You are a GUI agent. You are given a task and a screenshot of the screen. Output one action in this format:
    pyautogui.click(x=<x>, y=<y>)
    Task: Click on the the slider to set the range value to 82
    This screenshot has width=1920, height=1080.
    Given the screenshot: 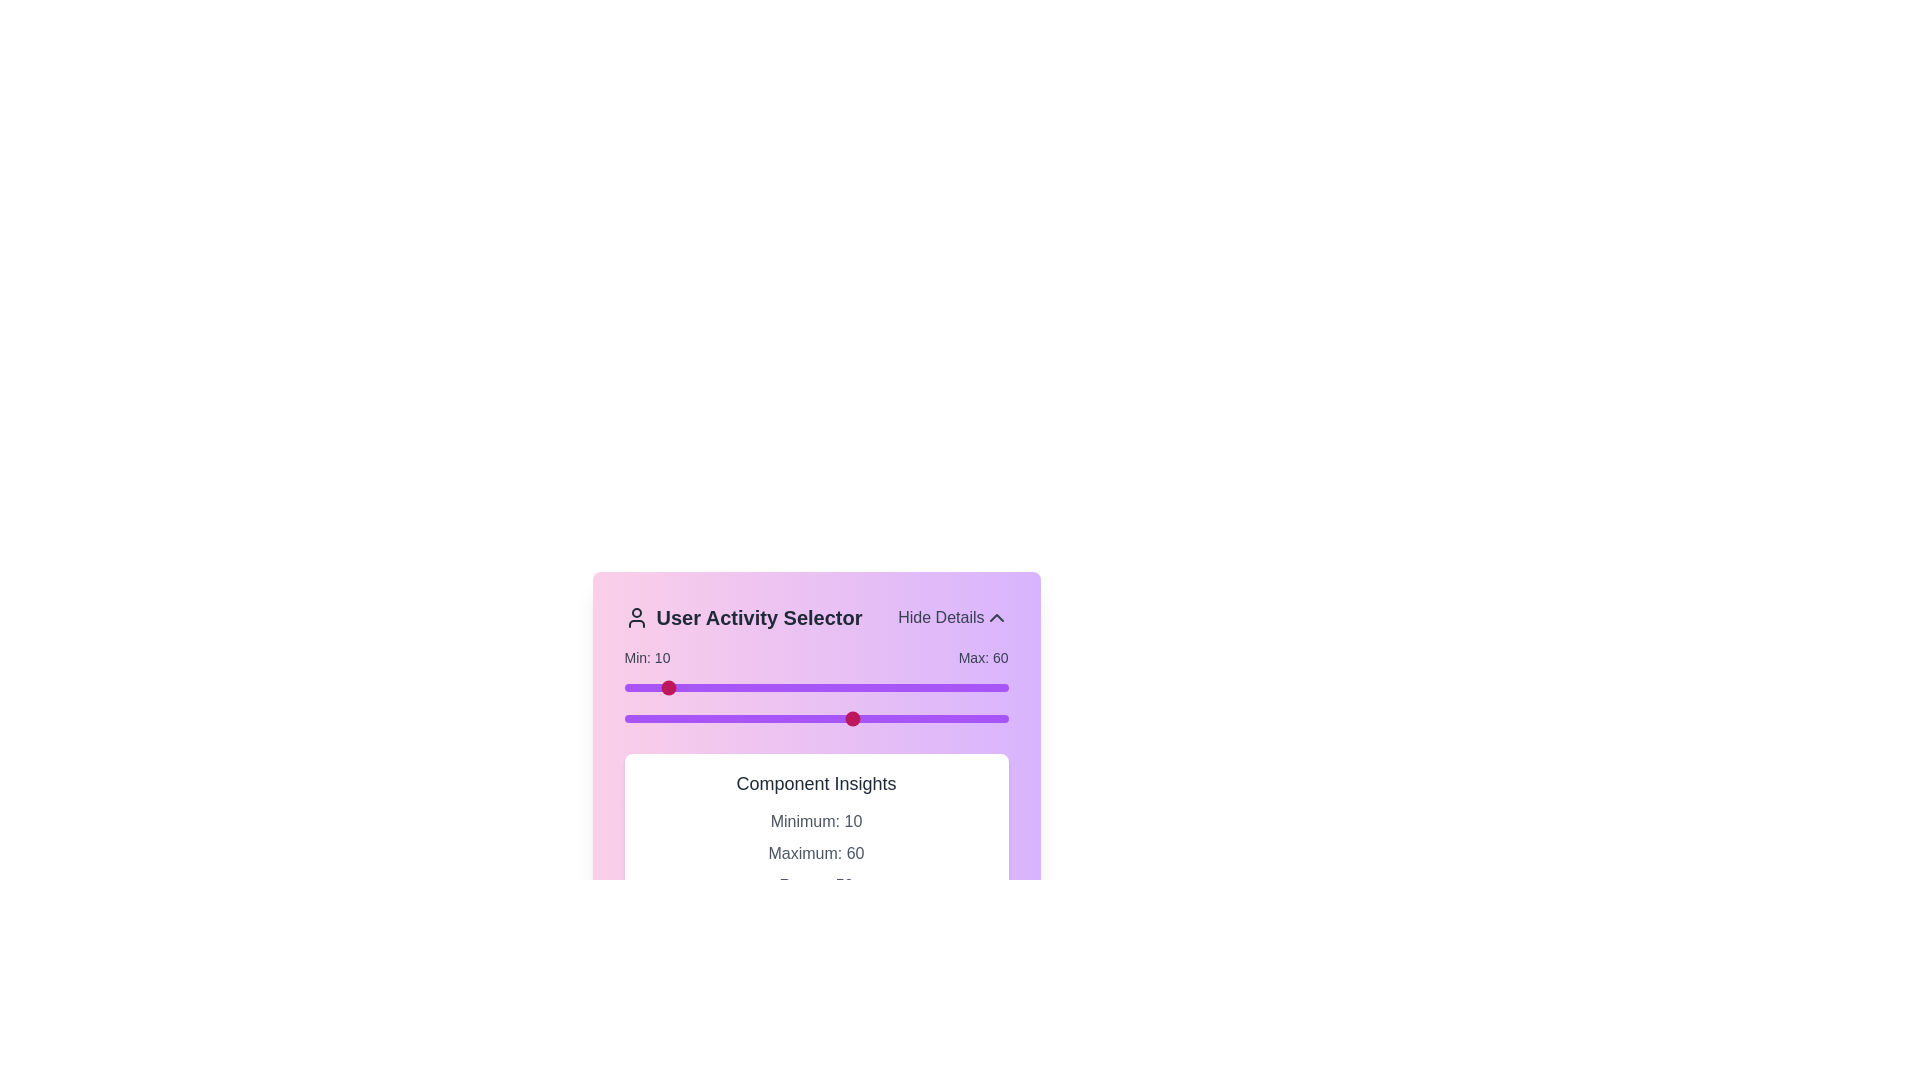 What is the action you would take?
    pyautogui.click(x=938, y=686)
    